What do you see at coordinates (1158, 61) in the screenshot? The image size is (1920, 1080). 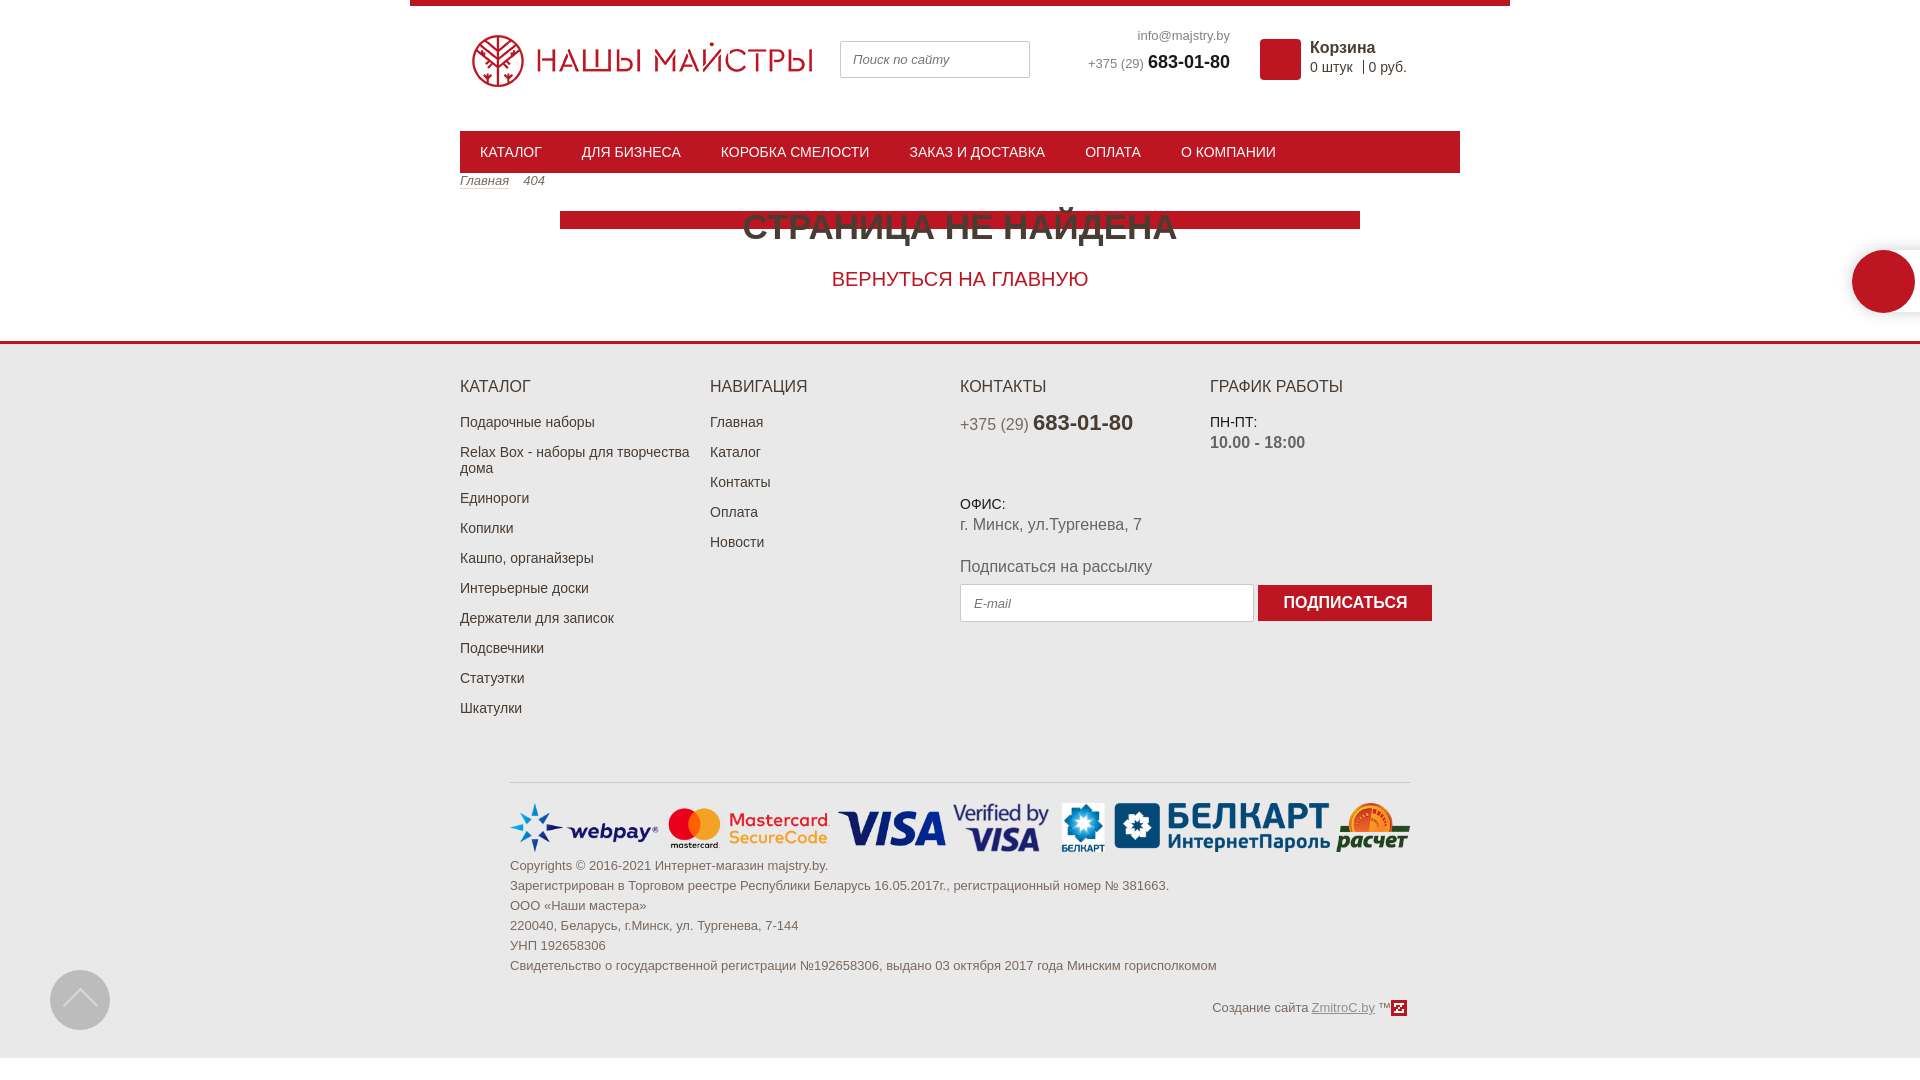 I see `'+375 (29)683-01-80'` at bounding box center [1158, 61].